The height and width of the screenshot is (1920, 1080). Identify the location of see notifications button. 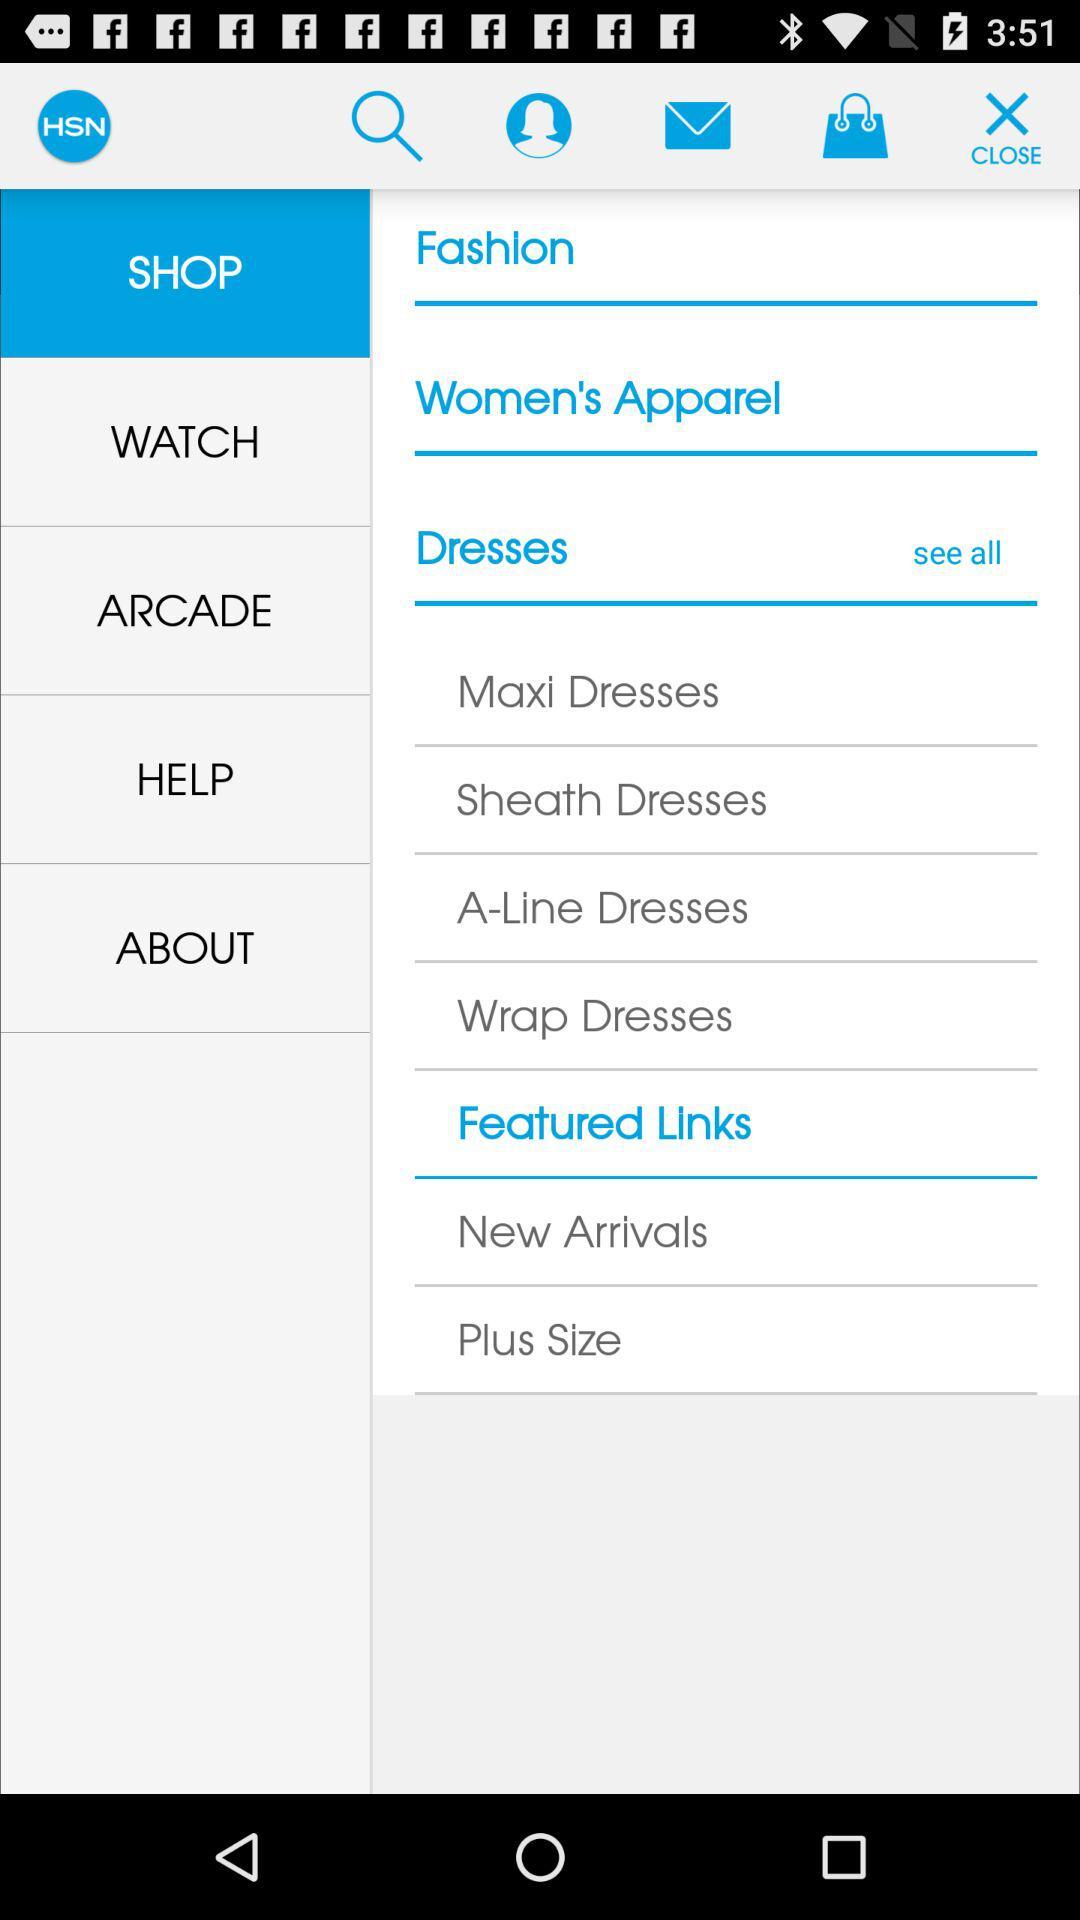
(696, 124).